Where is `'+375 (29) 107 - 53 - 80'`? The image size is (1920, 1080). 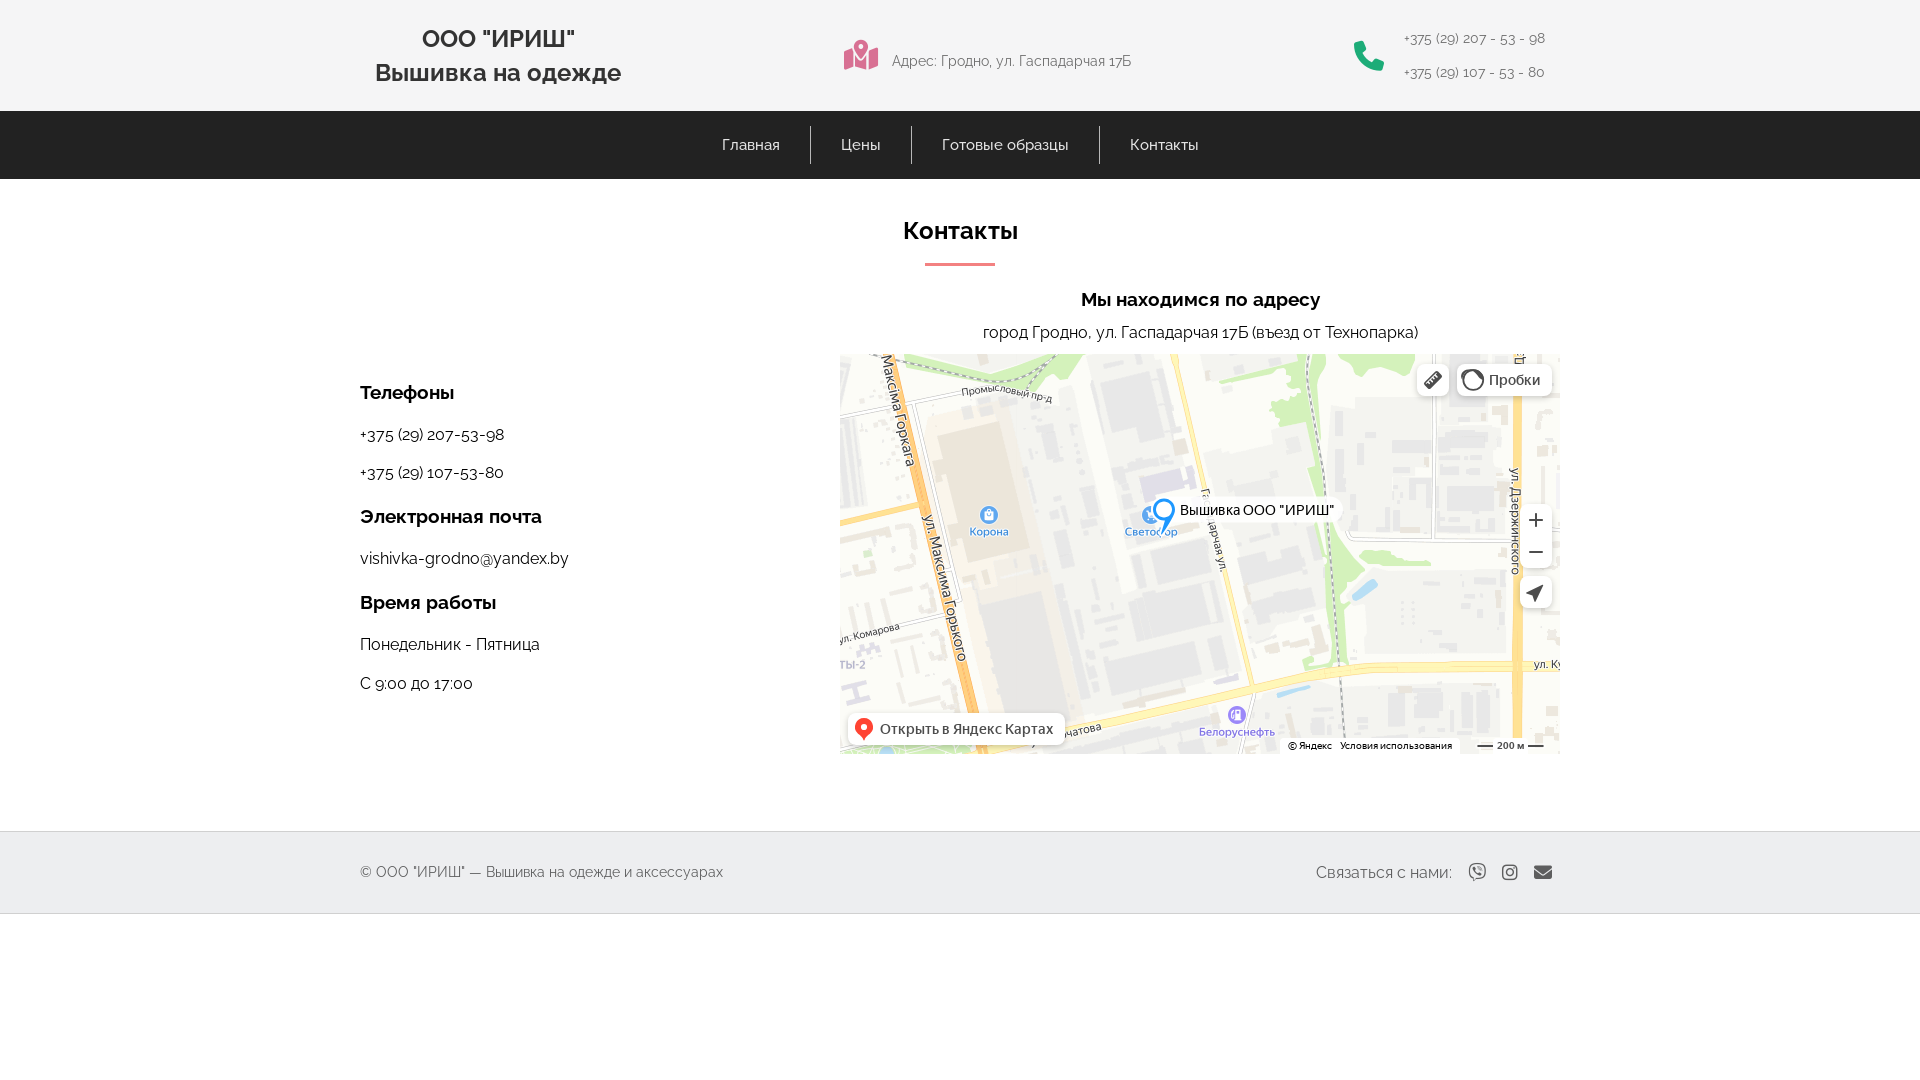
'+375 (29) 107 - 53 - 80' is located at coordinates (1474, 71).